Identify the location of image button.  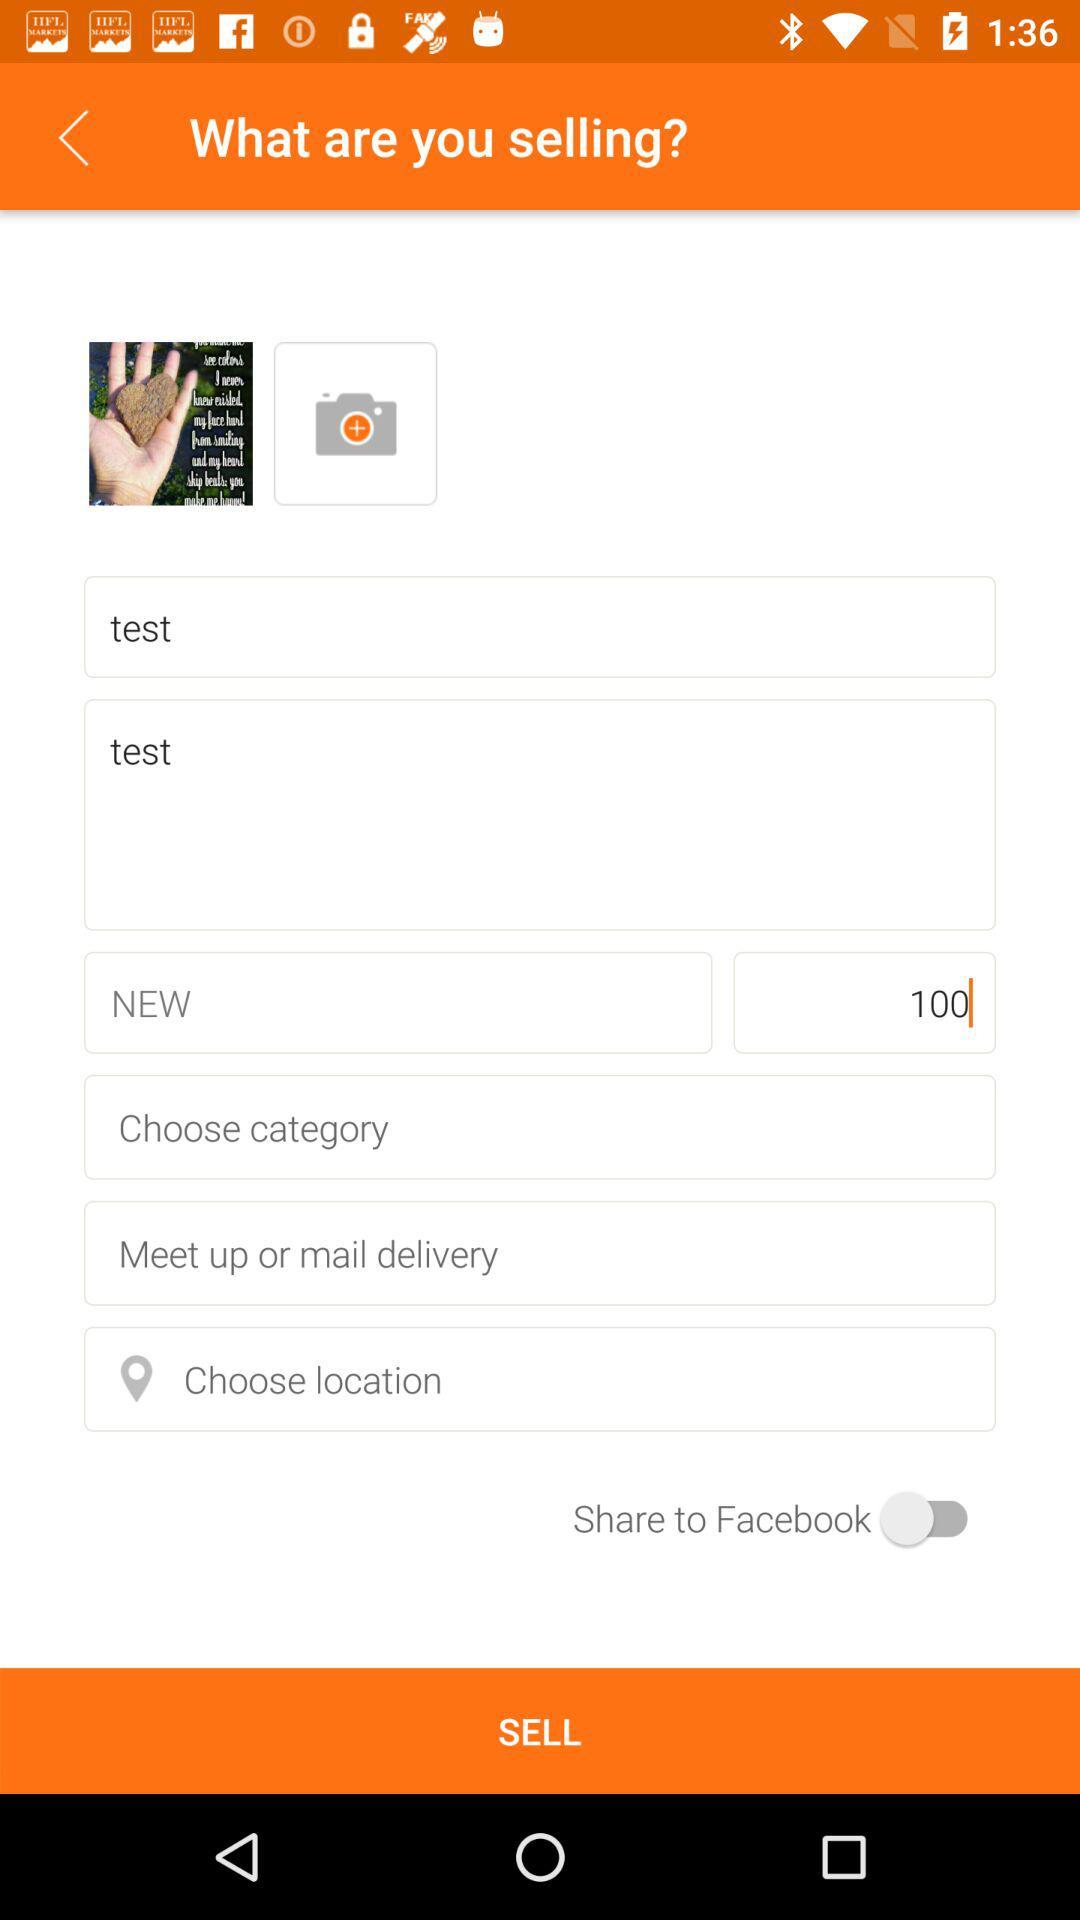
(354, 422).